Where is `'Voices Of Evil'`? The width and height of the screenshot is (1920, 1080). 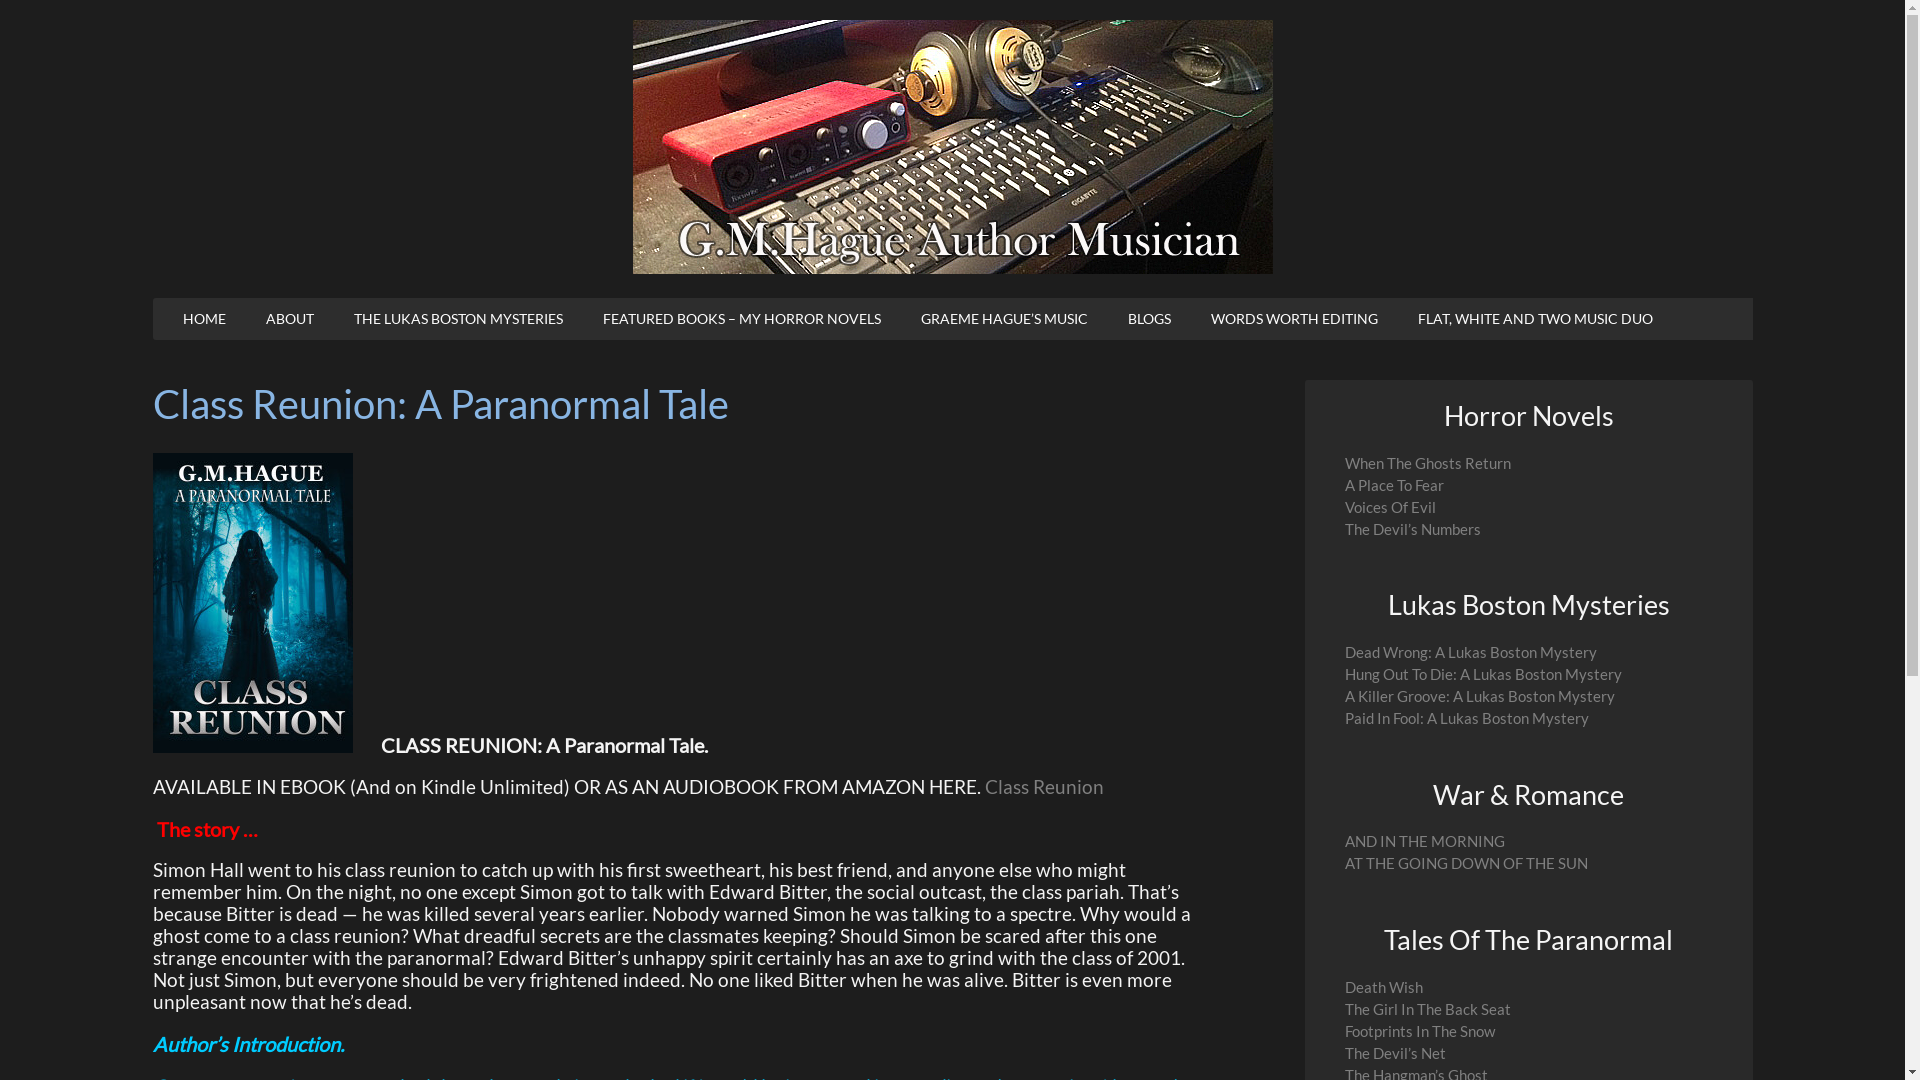 'Voices Of Evil' is located at coordinates (1388, 506).